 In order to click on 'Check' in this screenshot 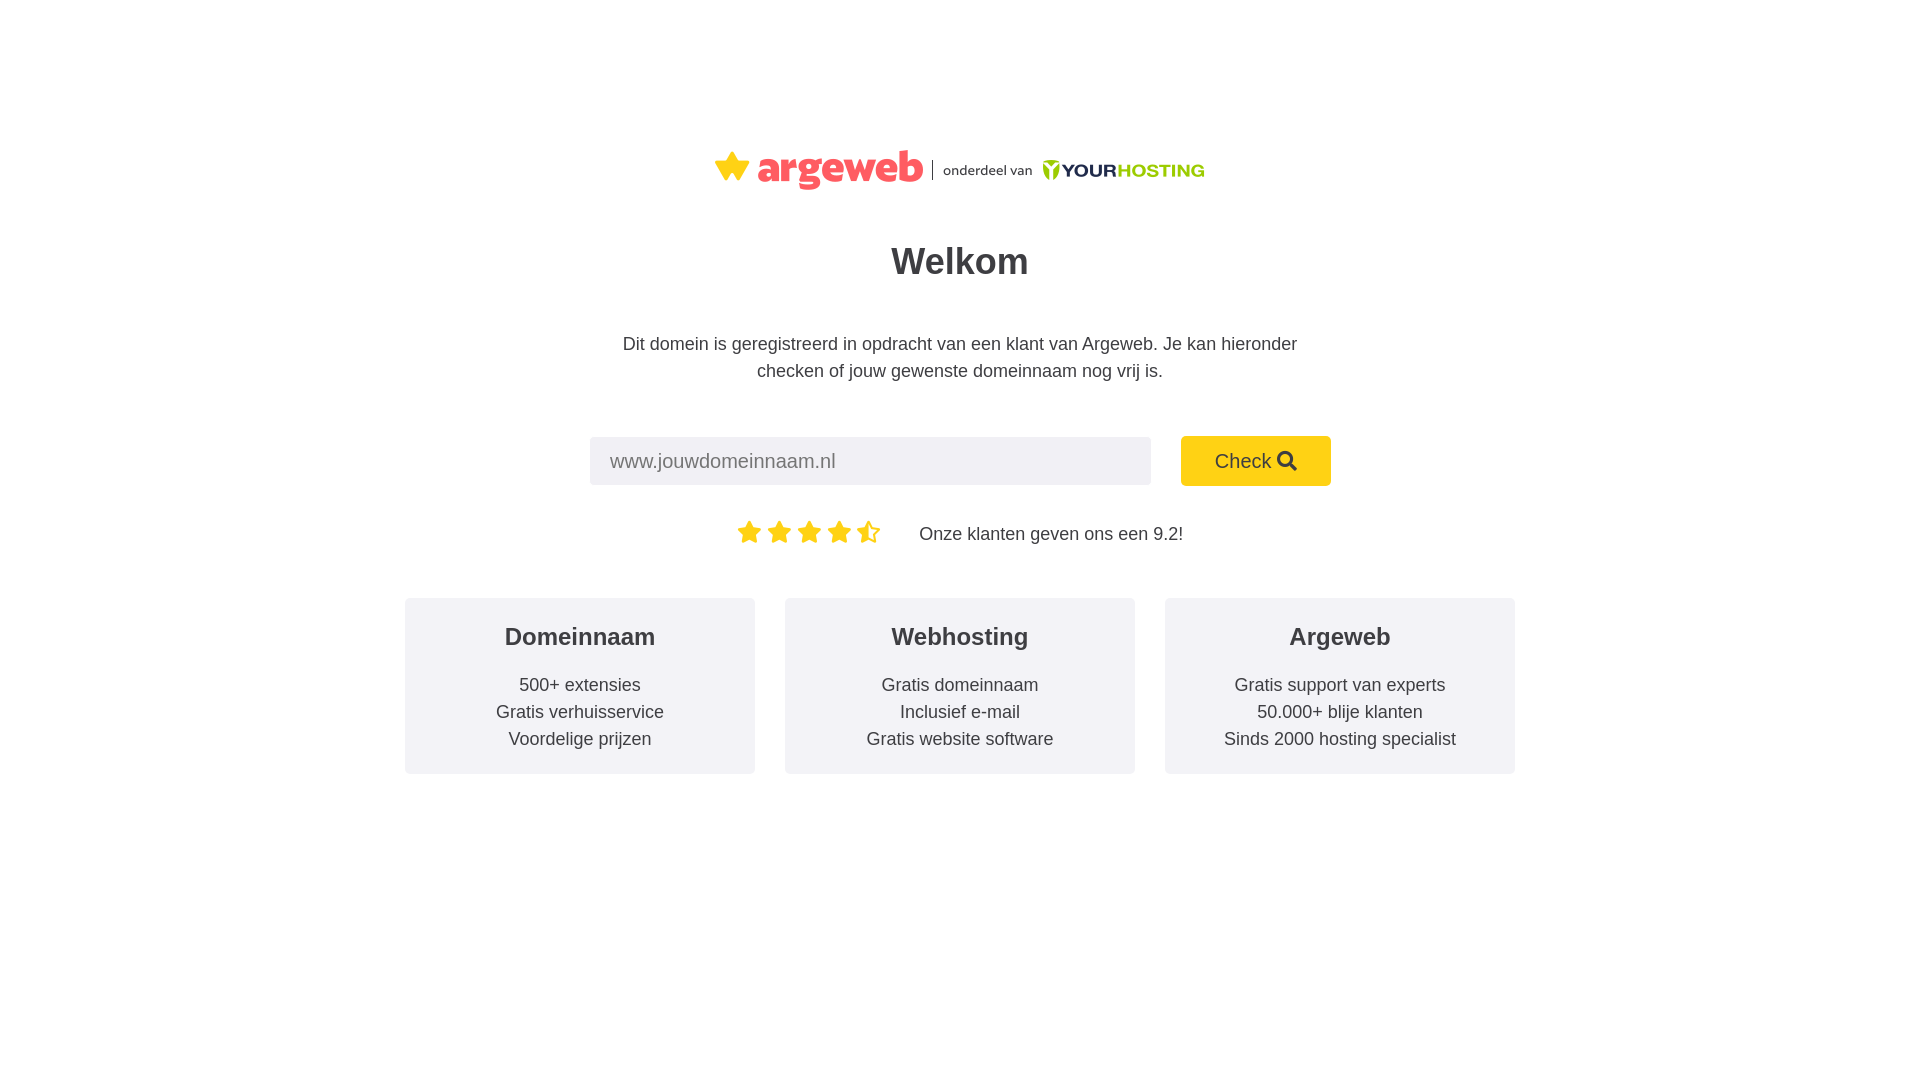, I will do `click(1255, 461)`.